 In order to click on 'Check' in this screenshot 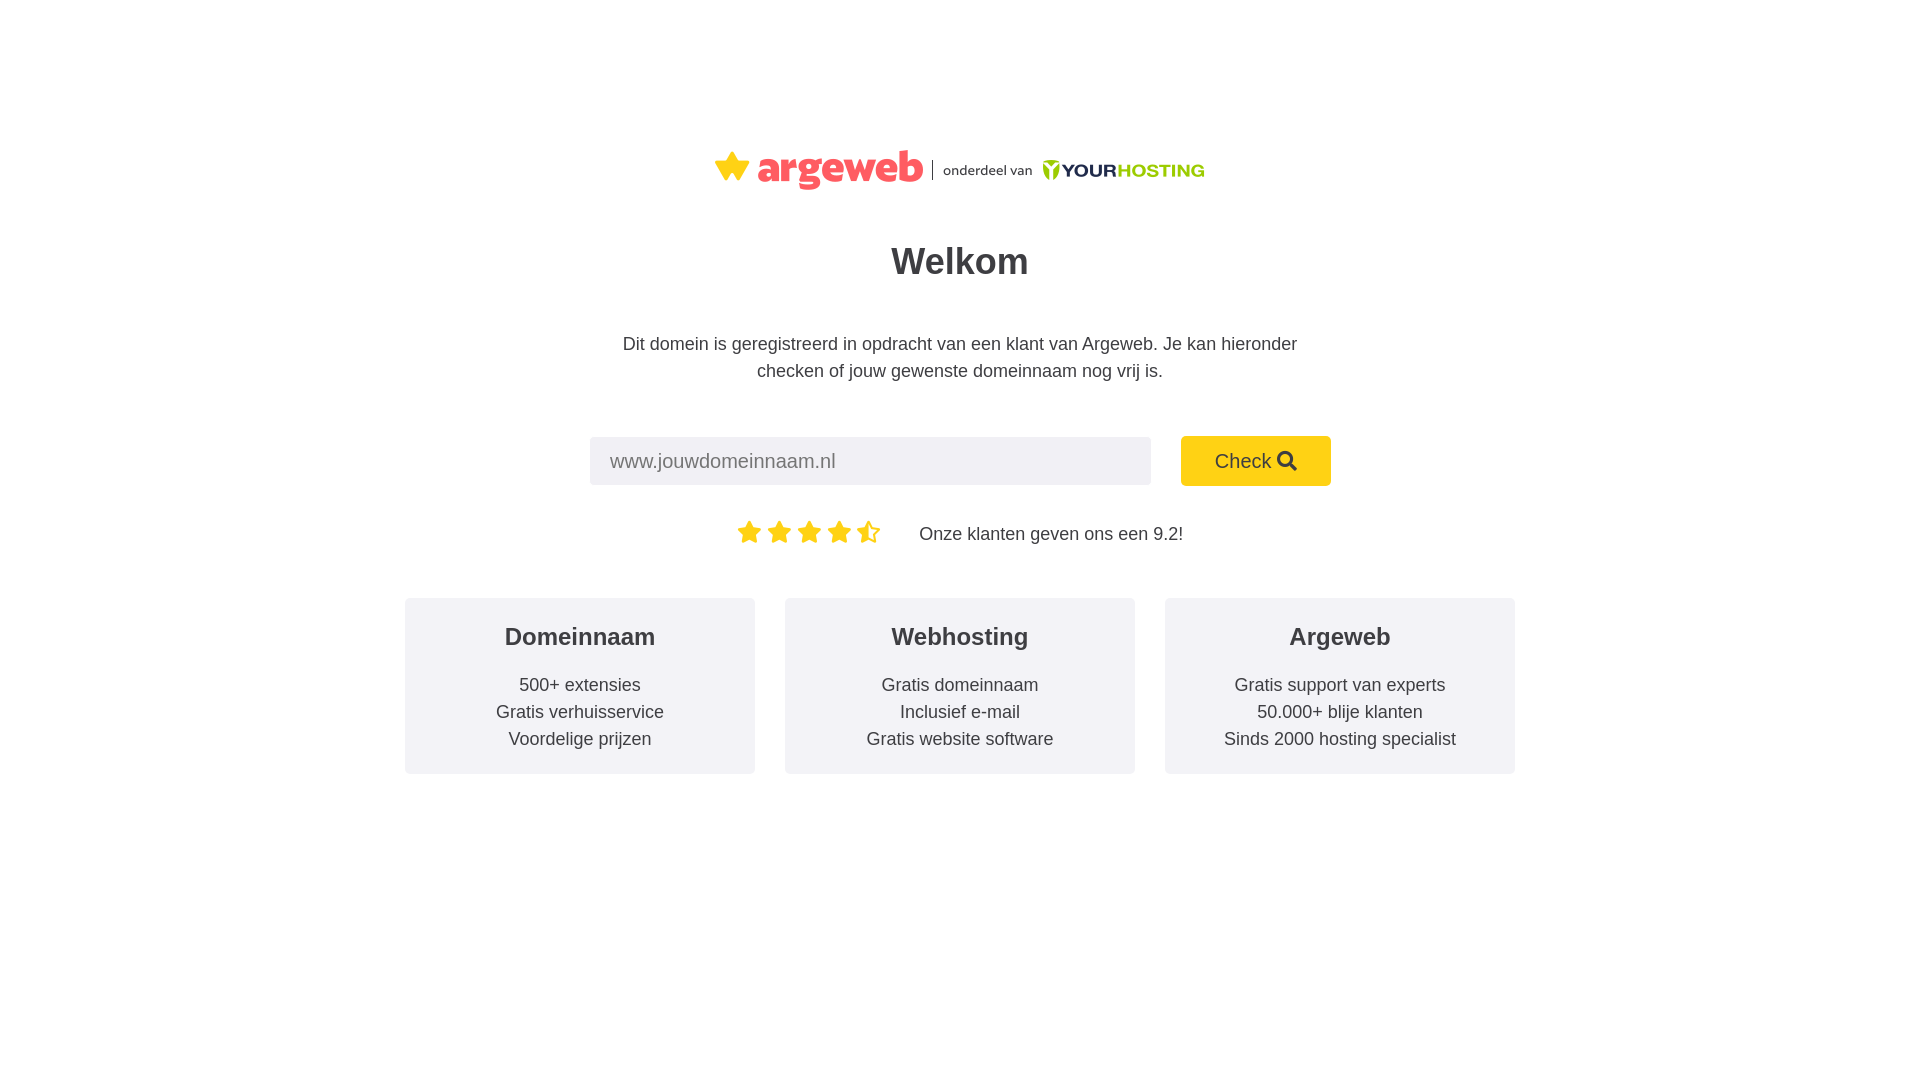, I will do `click(1255, 461)`.